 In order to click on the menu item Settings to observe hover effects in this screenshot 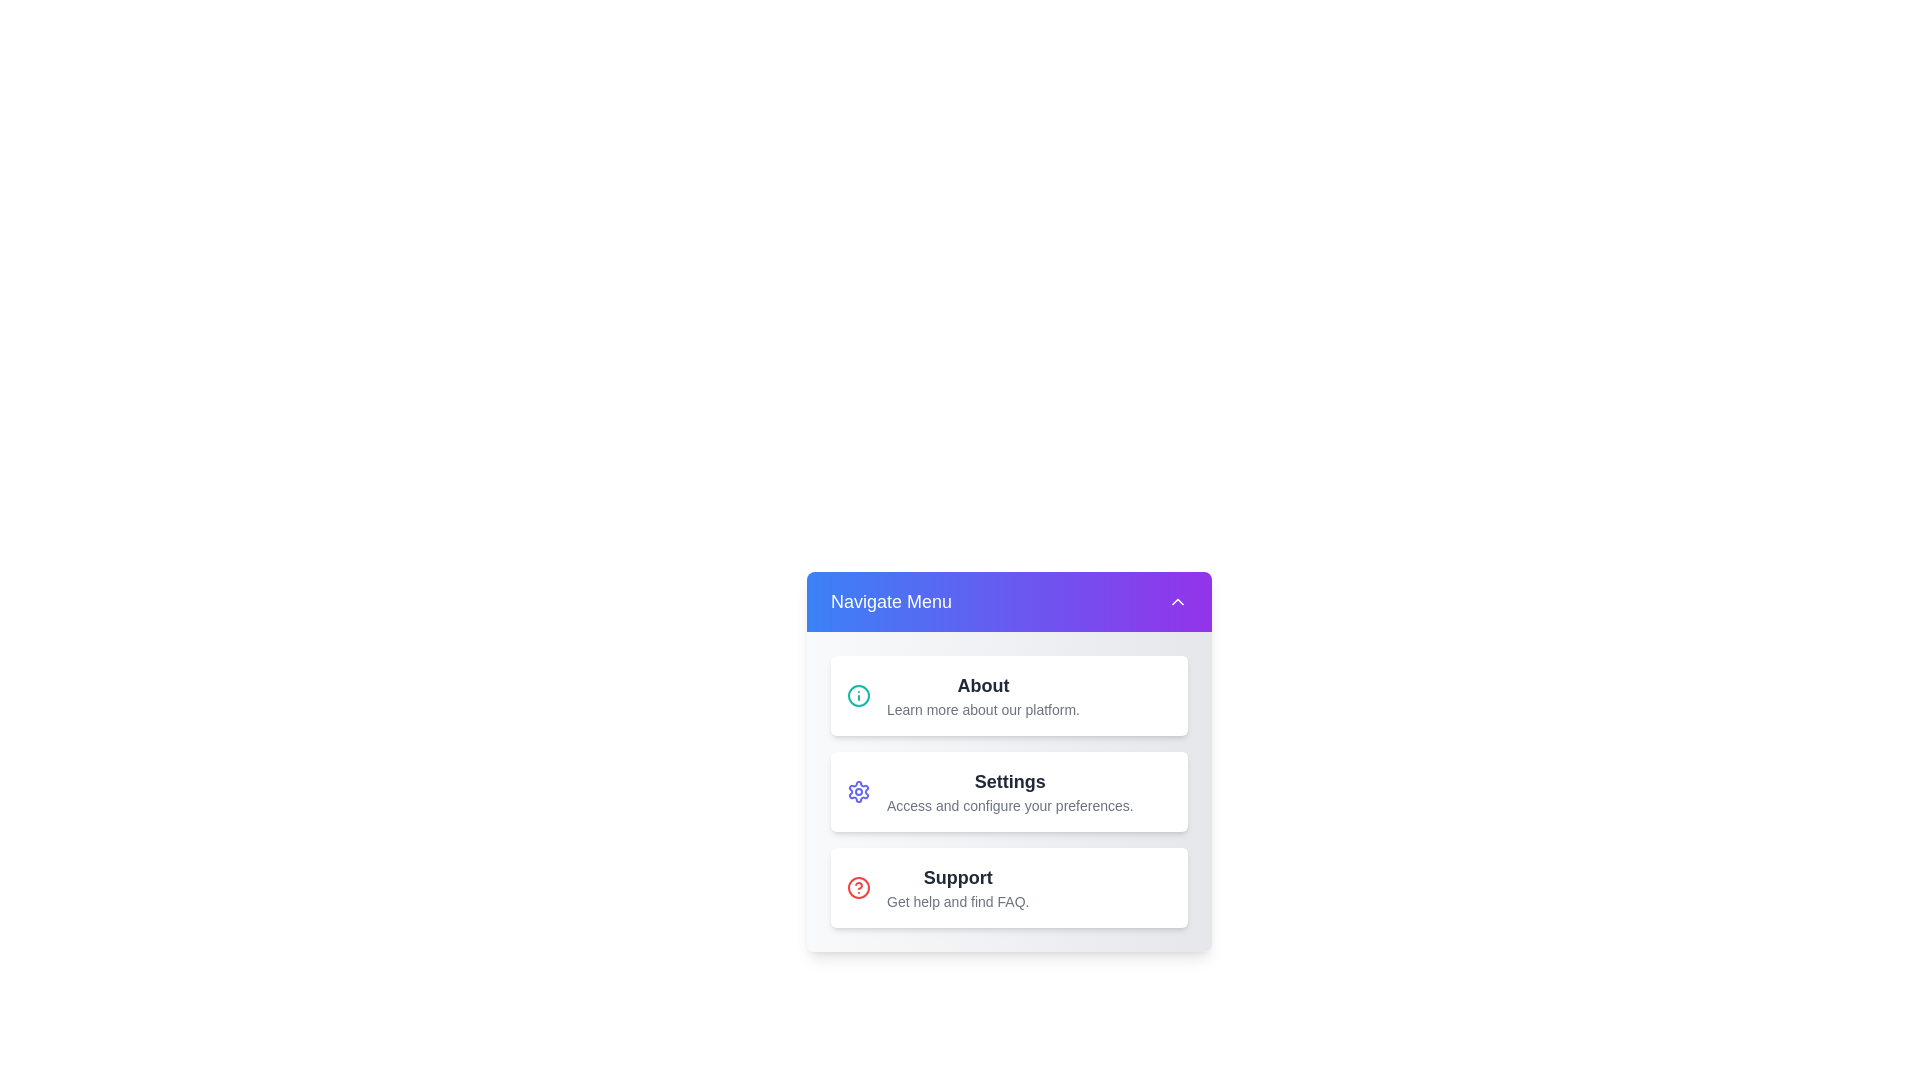, I will do `click(1009, 790)`.